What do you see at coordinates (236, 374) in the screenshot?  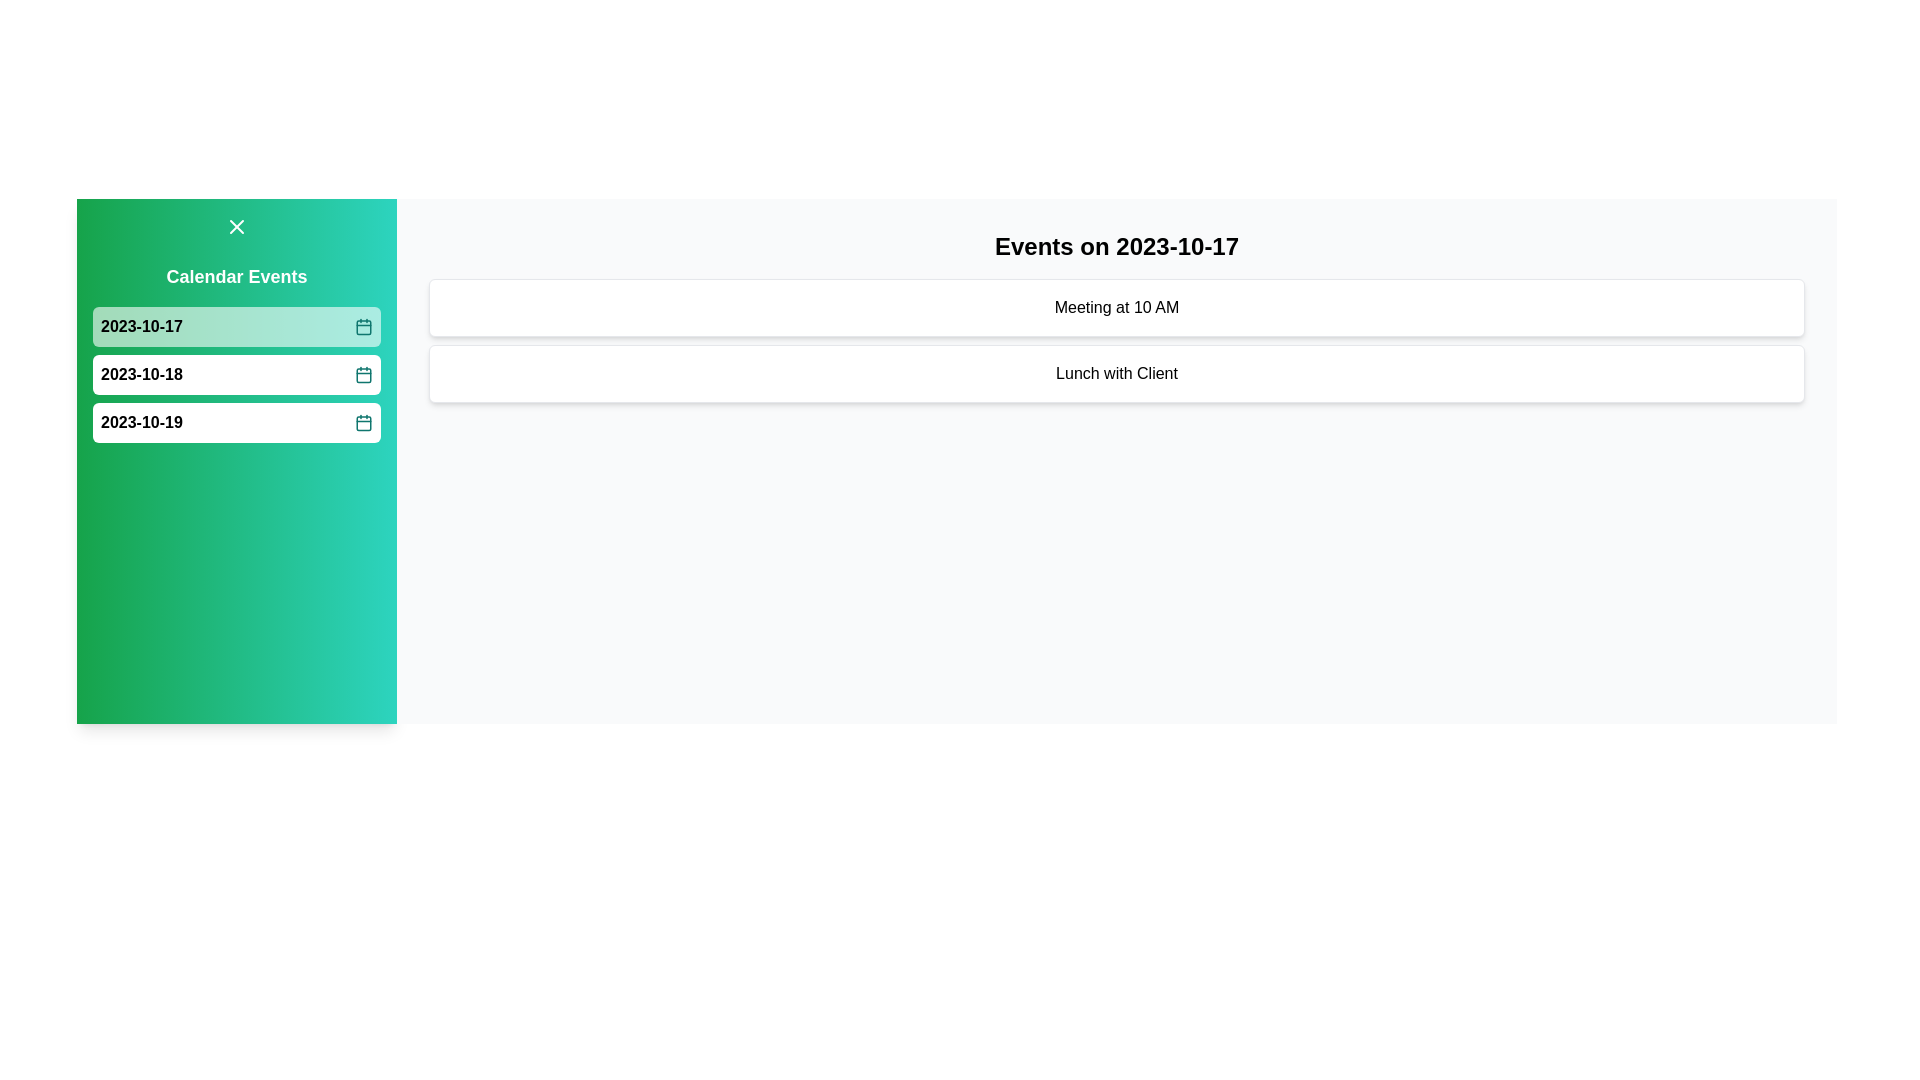 I see `the date 2023-10-18 from the list of dates` at bounding box center [236, 374].